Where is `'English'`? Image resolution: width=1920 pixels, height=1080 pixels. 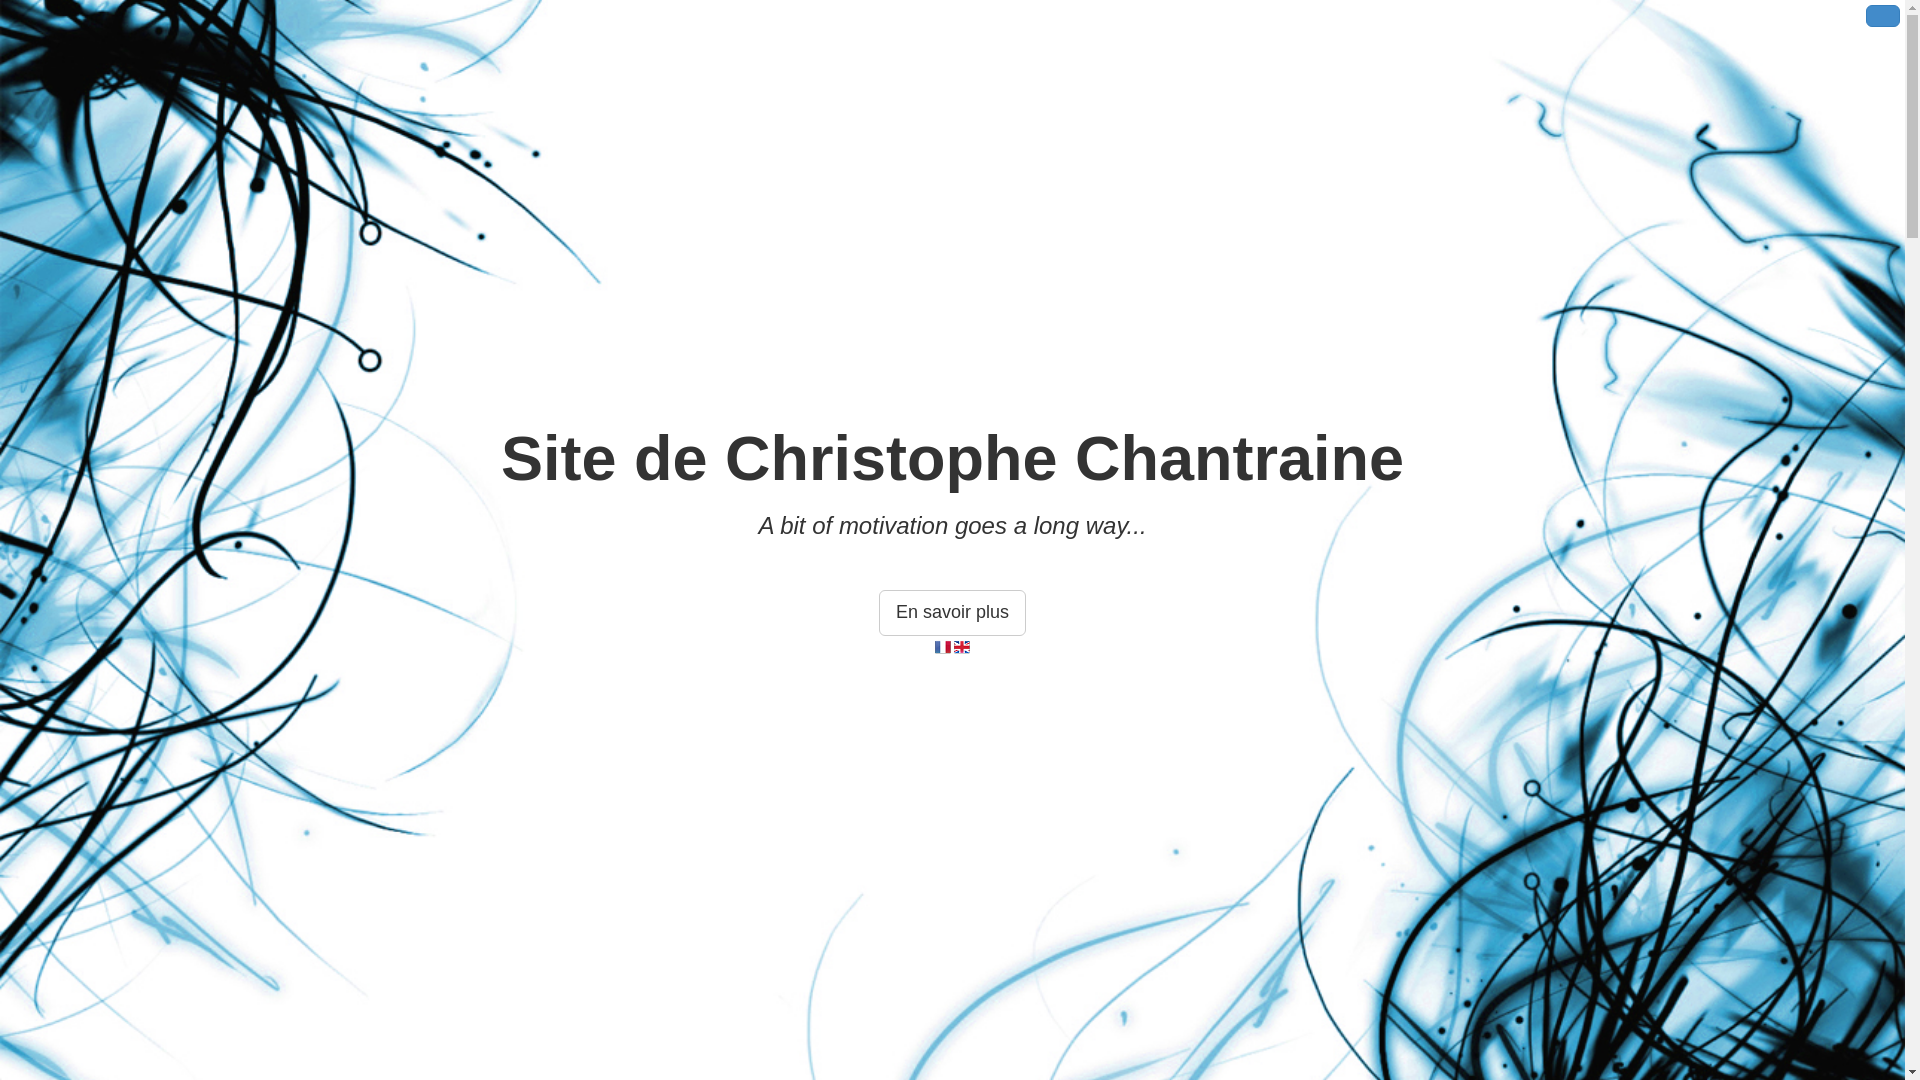 'English' is located at coordinates (953, 647).